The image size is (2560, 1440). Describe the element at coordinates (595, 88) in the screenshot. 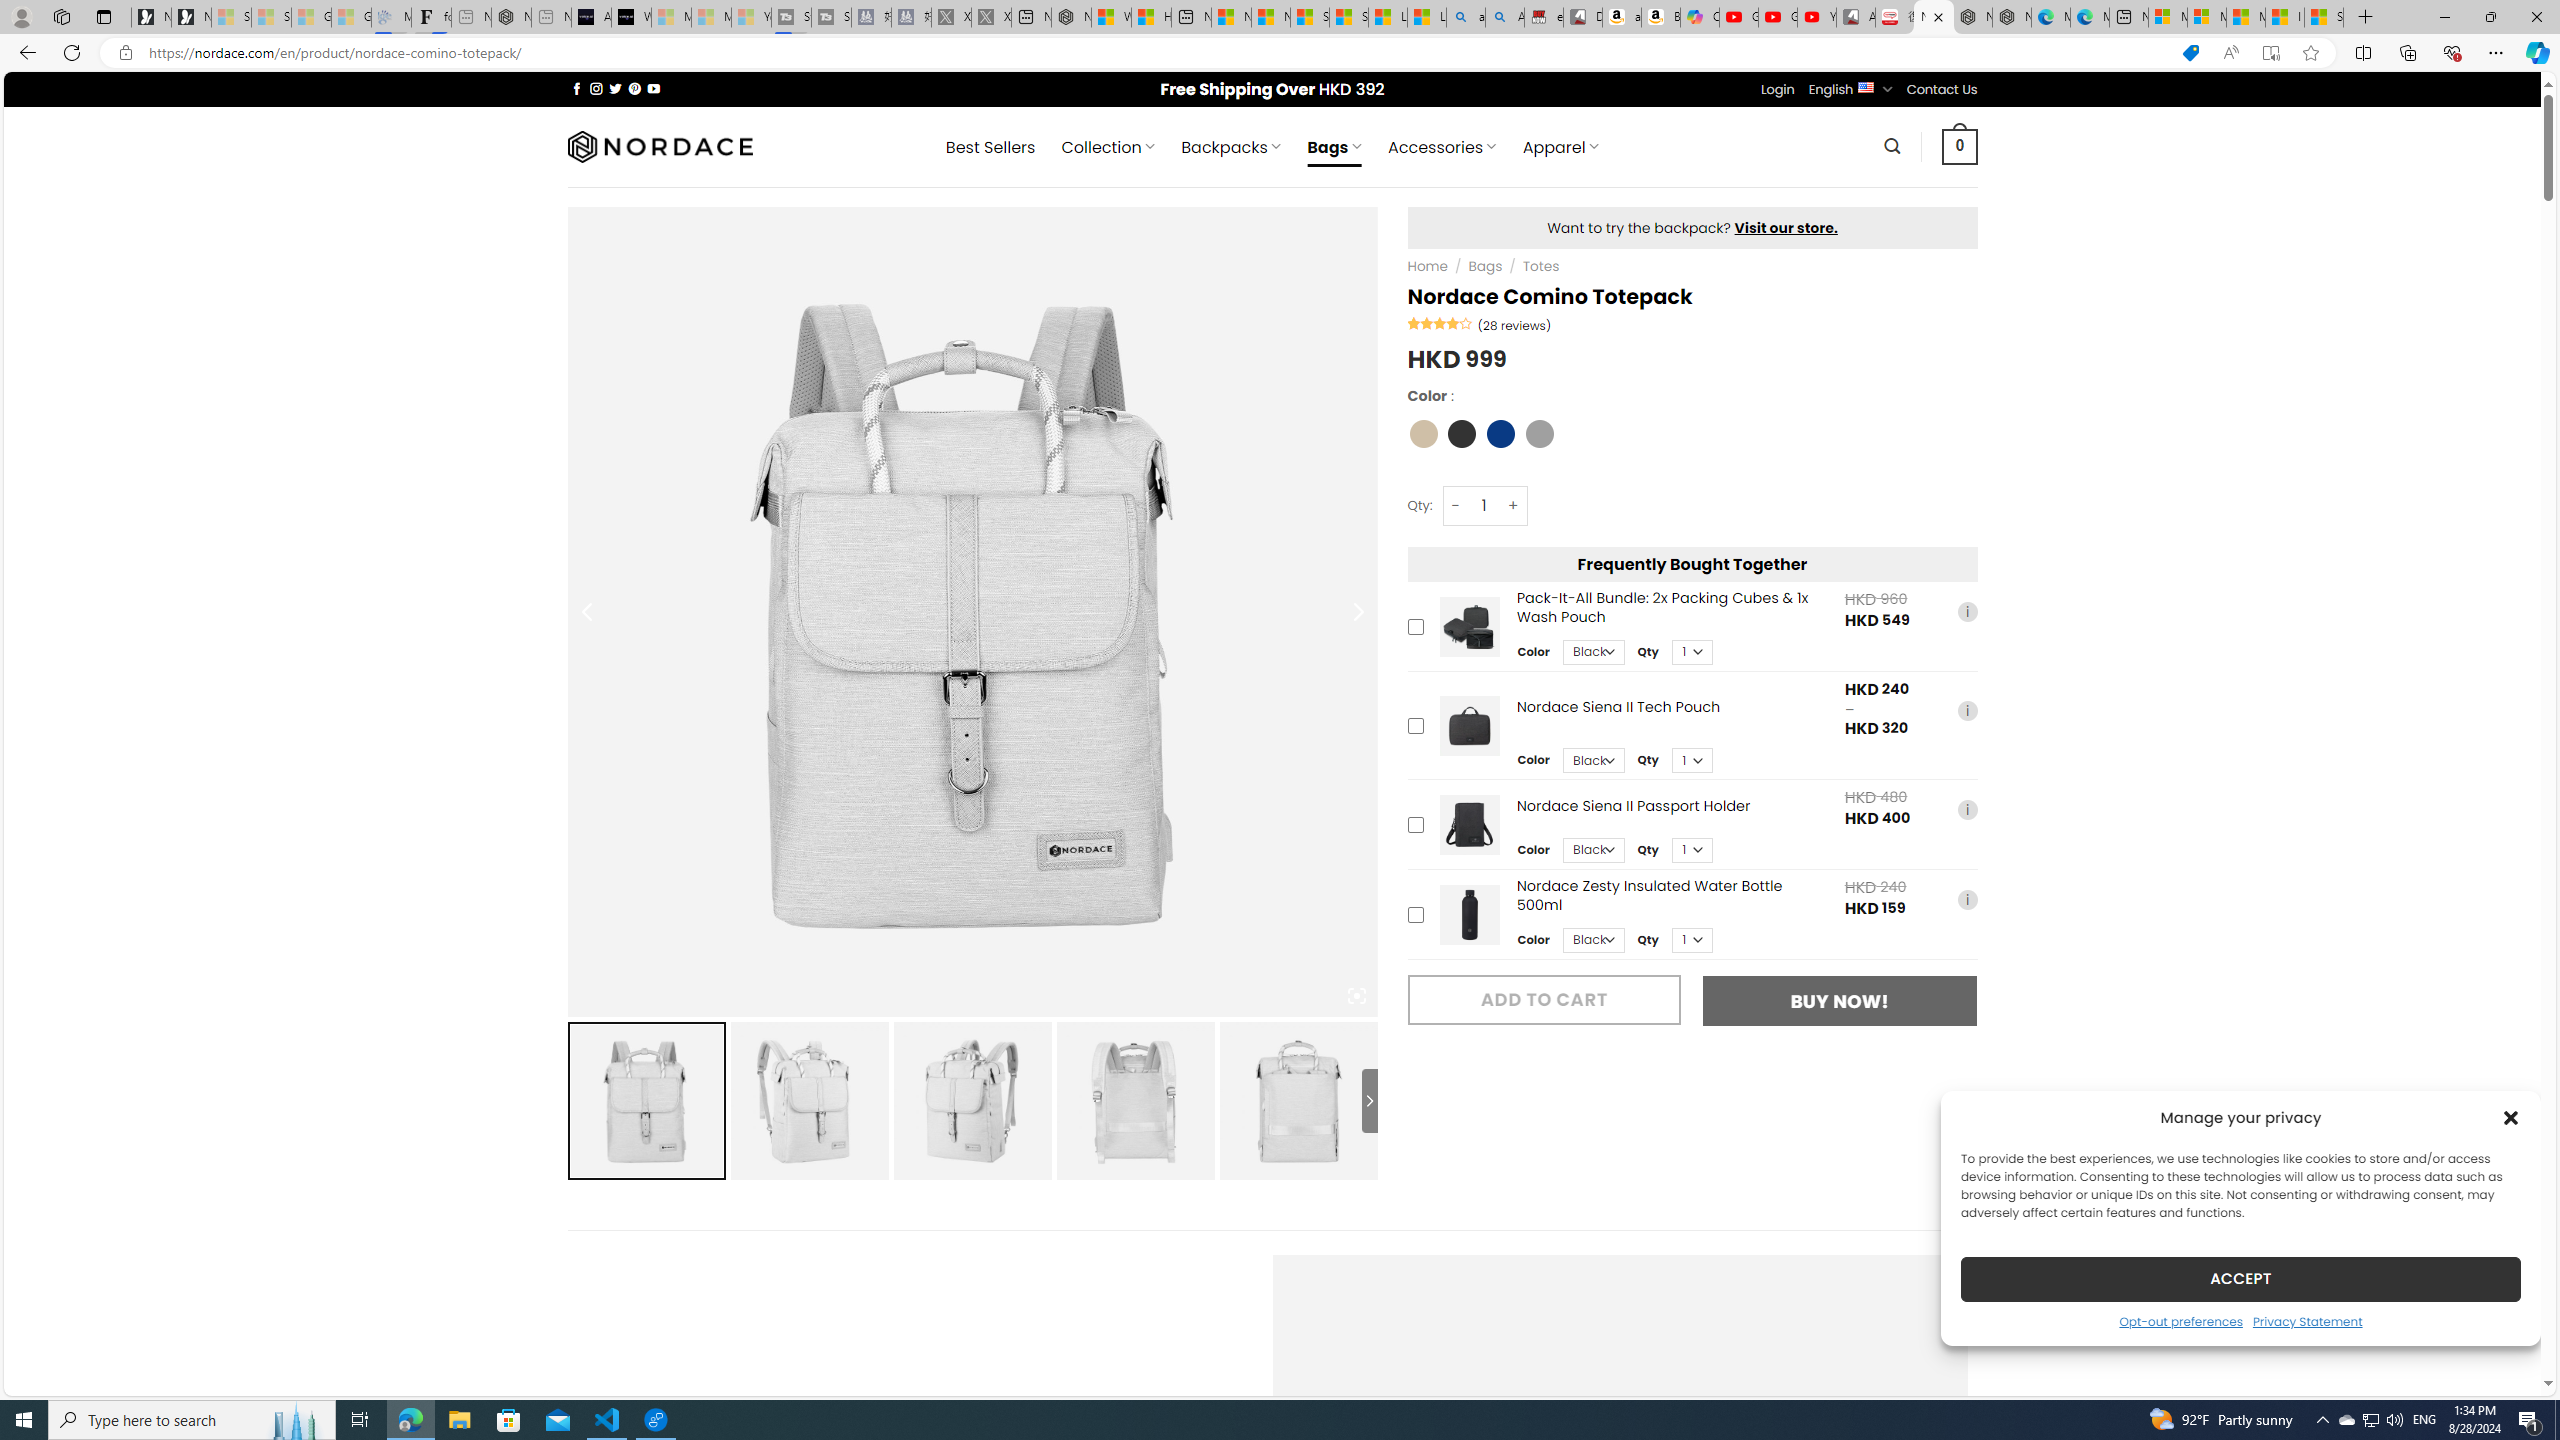

I see `'Follow on Instagram'` at that location.